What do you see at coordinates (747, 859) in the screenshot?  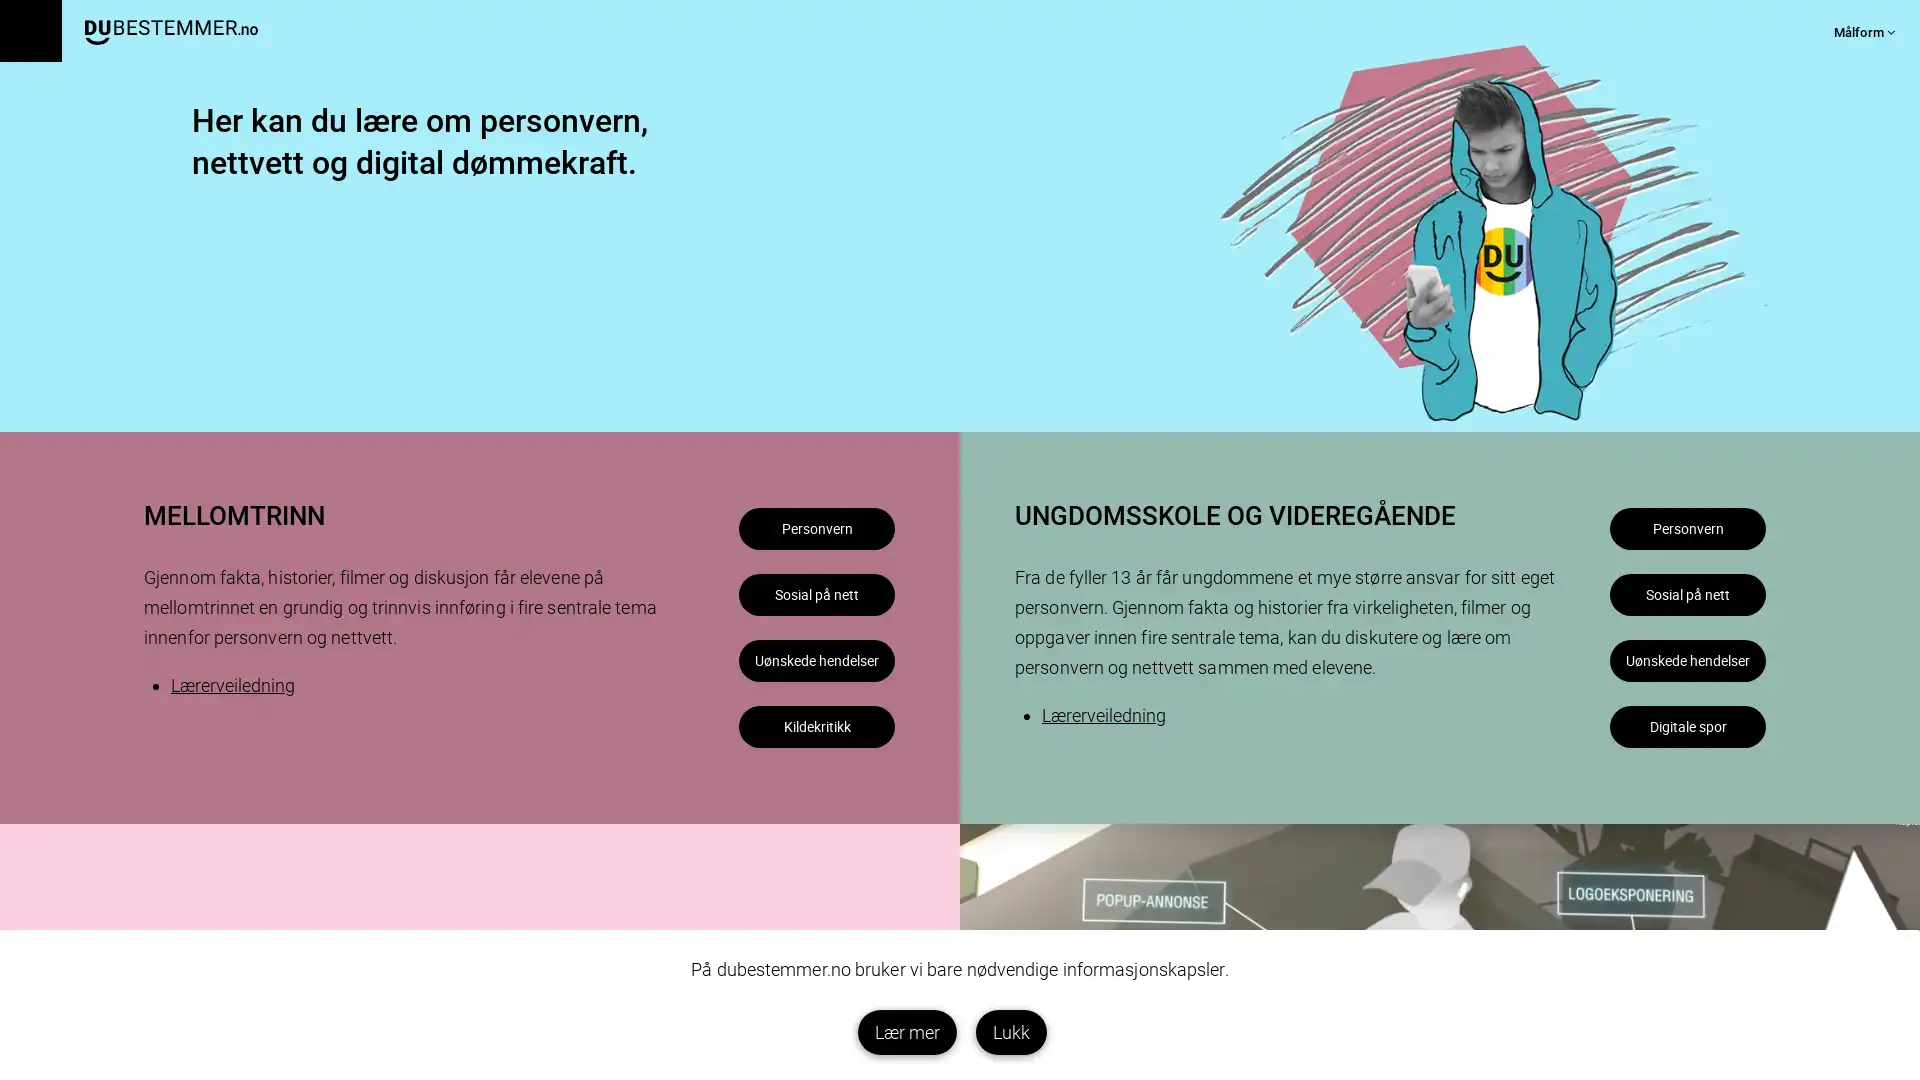 I see `Kildekritikk` at bounding box center [747, 859].